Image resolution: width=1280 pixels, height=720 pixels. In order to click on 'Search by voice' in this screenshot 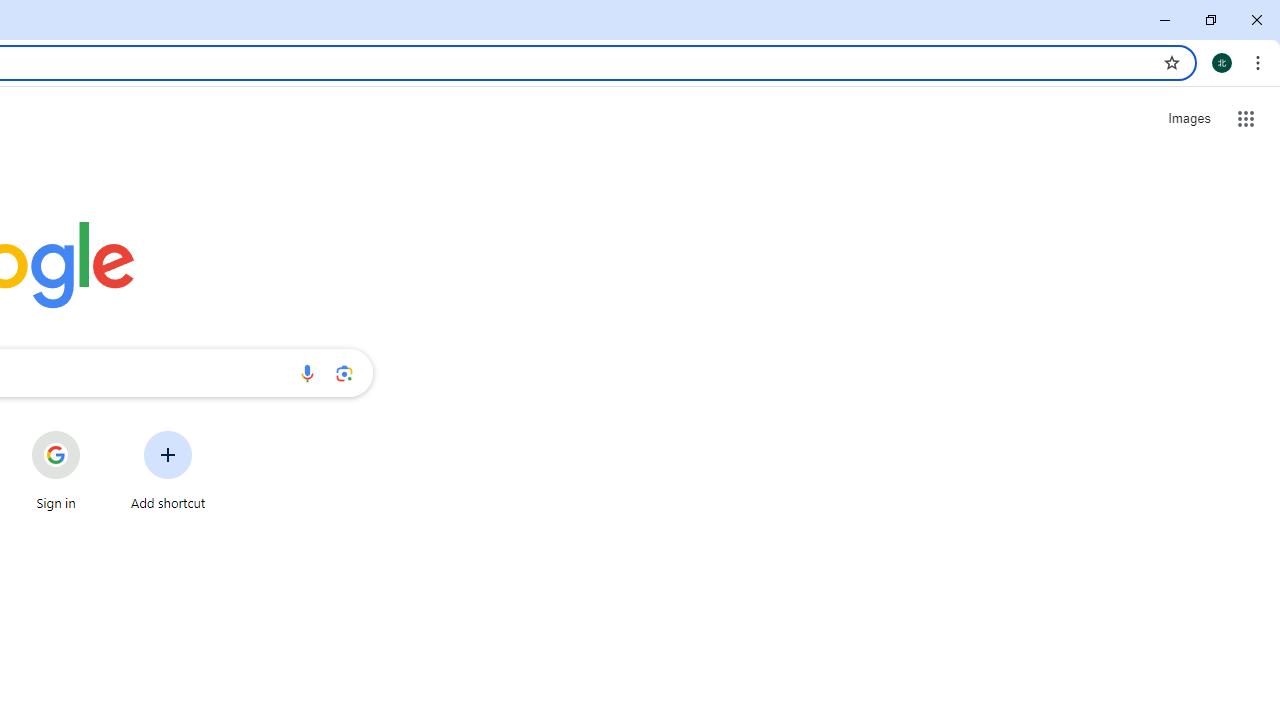, I will do `click(306, 372)`.